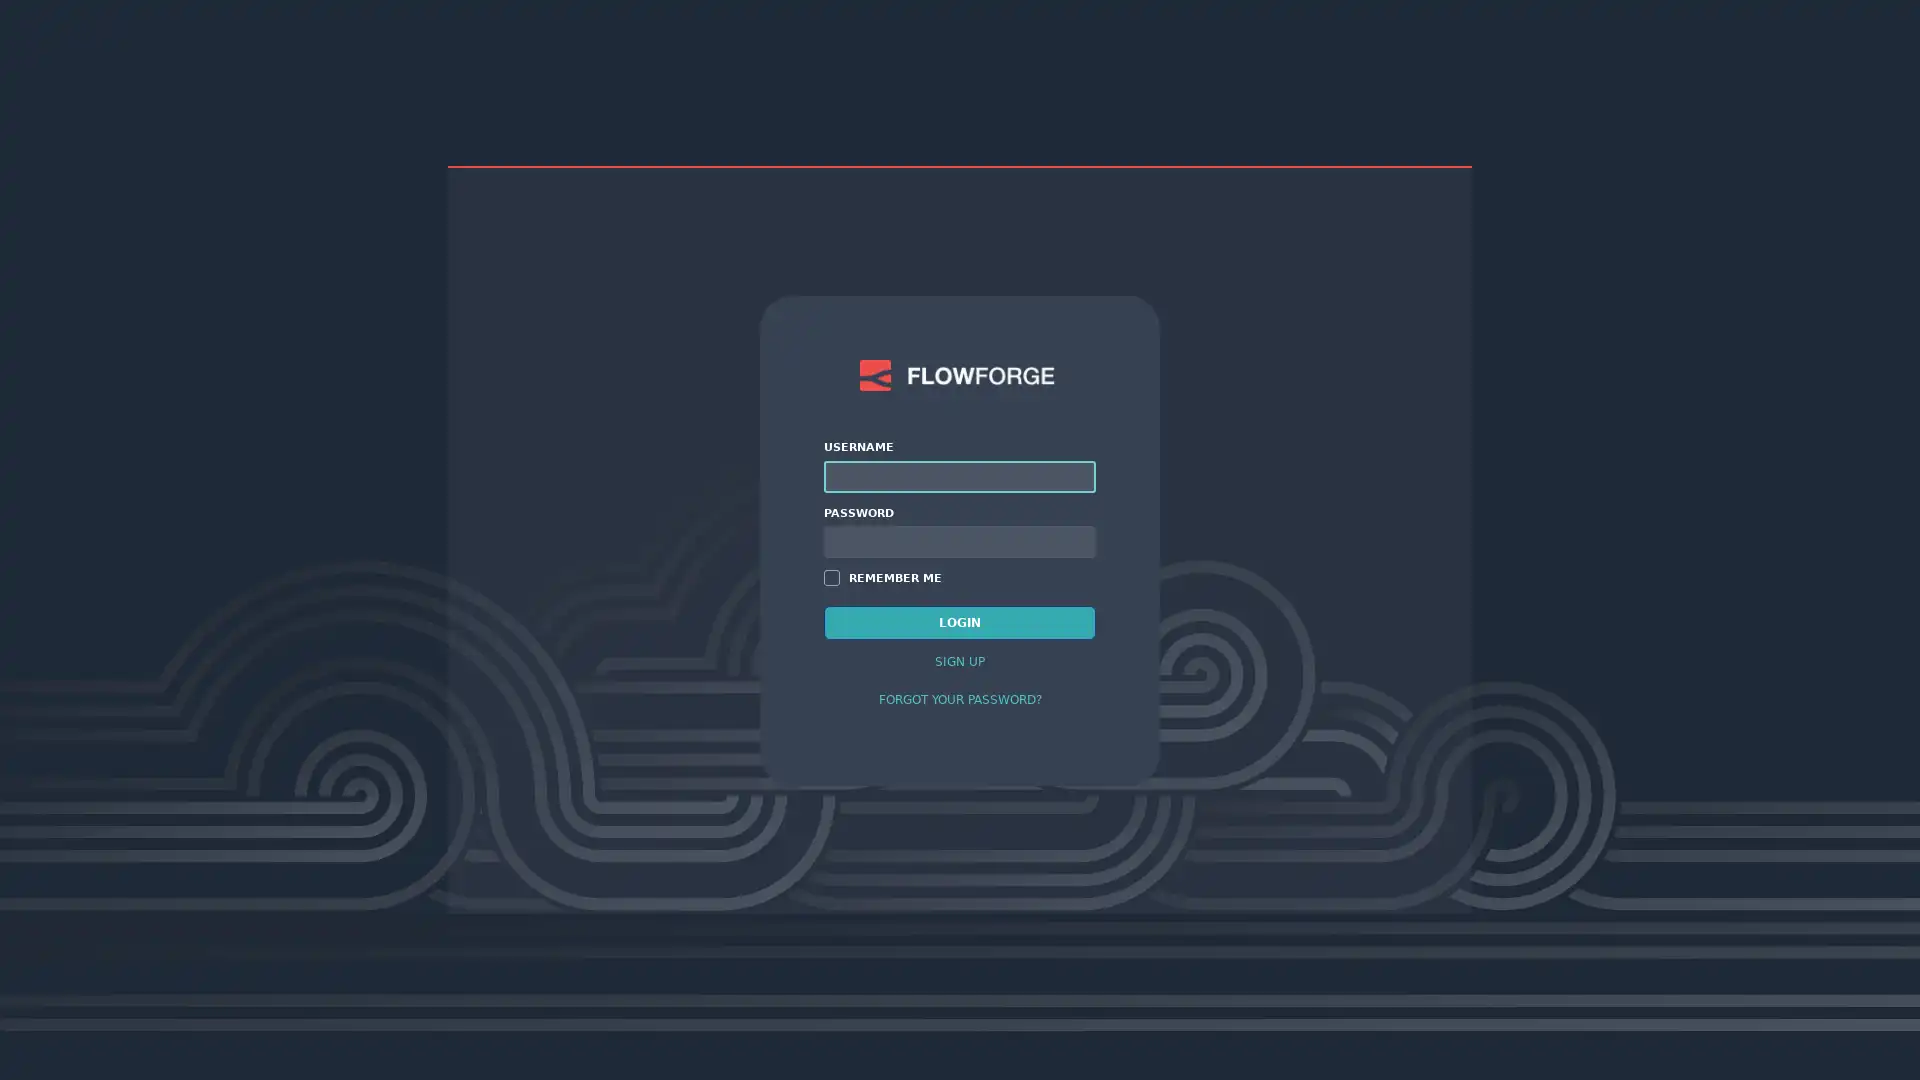  What do you see at coordinates (960, 620) in the screenshot?
I see `LOGIN` at bounding box center [960, 620].